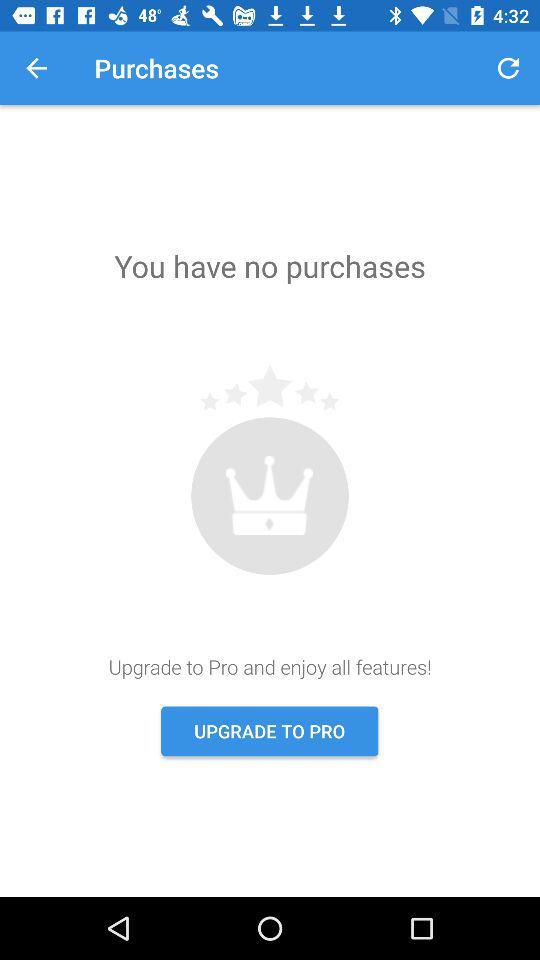 The width and height of the screenshot is (540, 960). Describe the element at coordinates (36, 68) in the screenshot. I see `item to the left of the purchases` at that location.